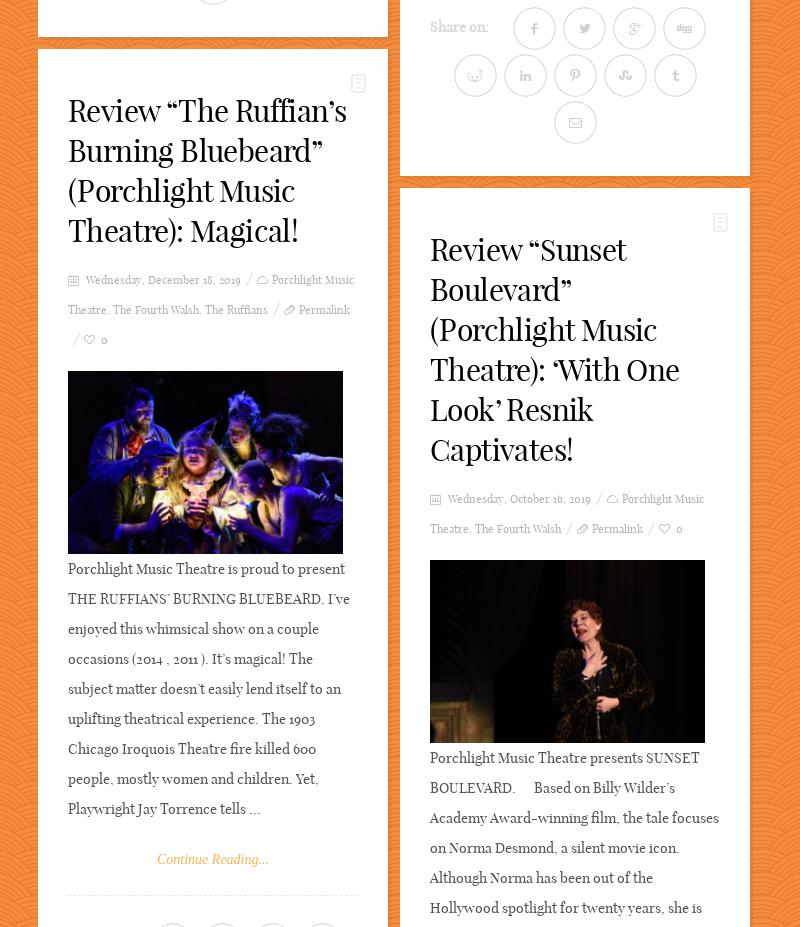 This screenshot has height=927, width=800. What do you see at coordinates (458, 24) in the screenshot?
I see `'Share on:'` at bounding box center [458, 24].